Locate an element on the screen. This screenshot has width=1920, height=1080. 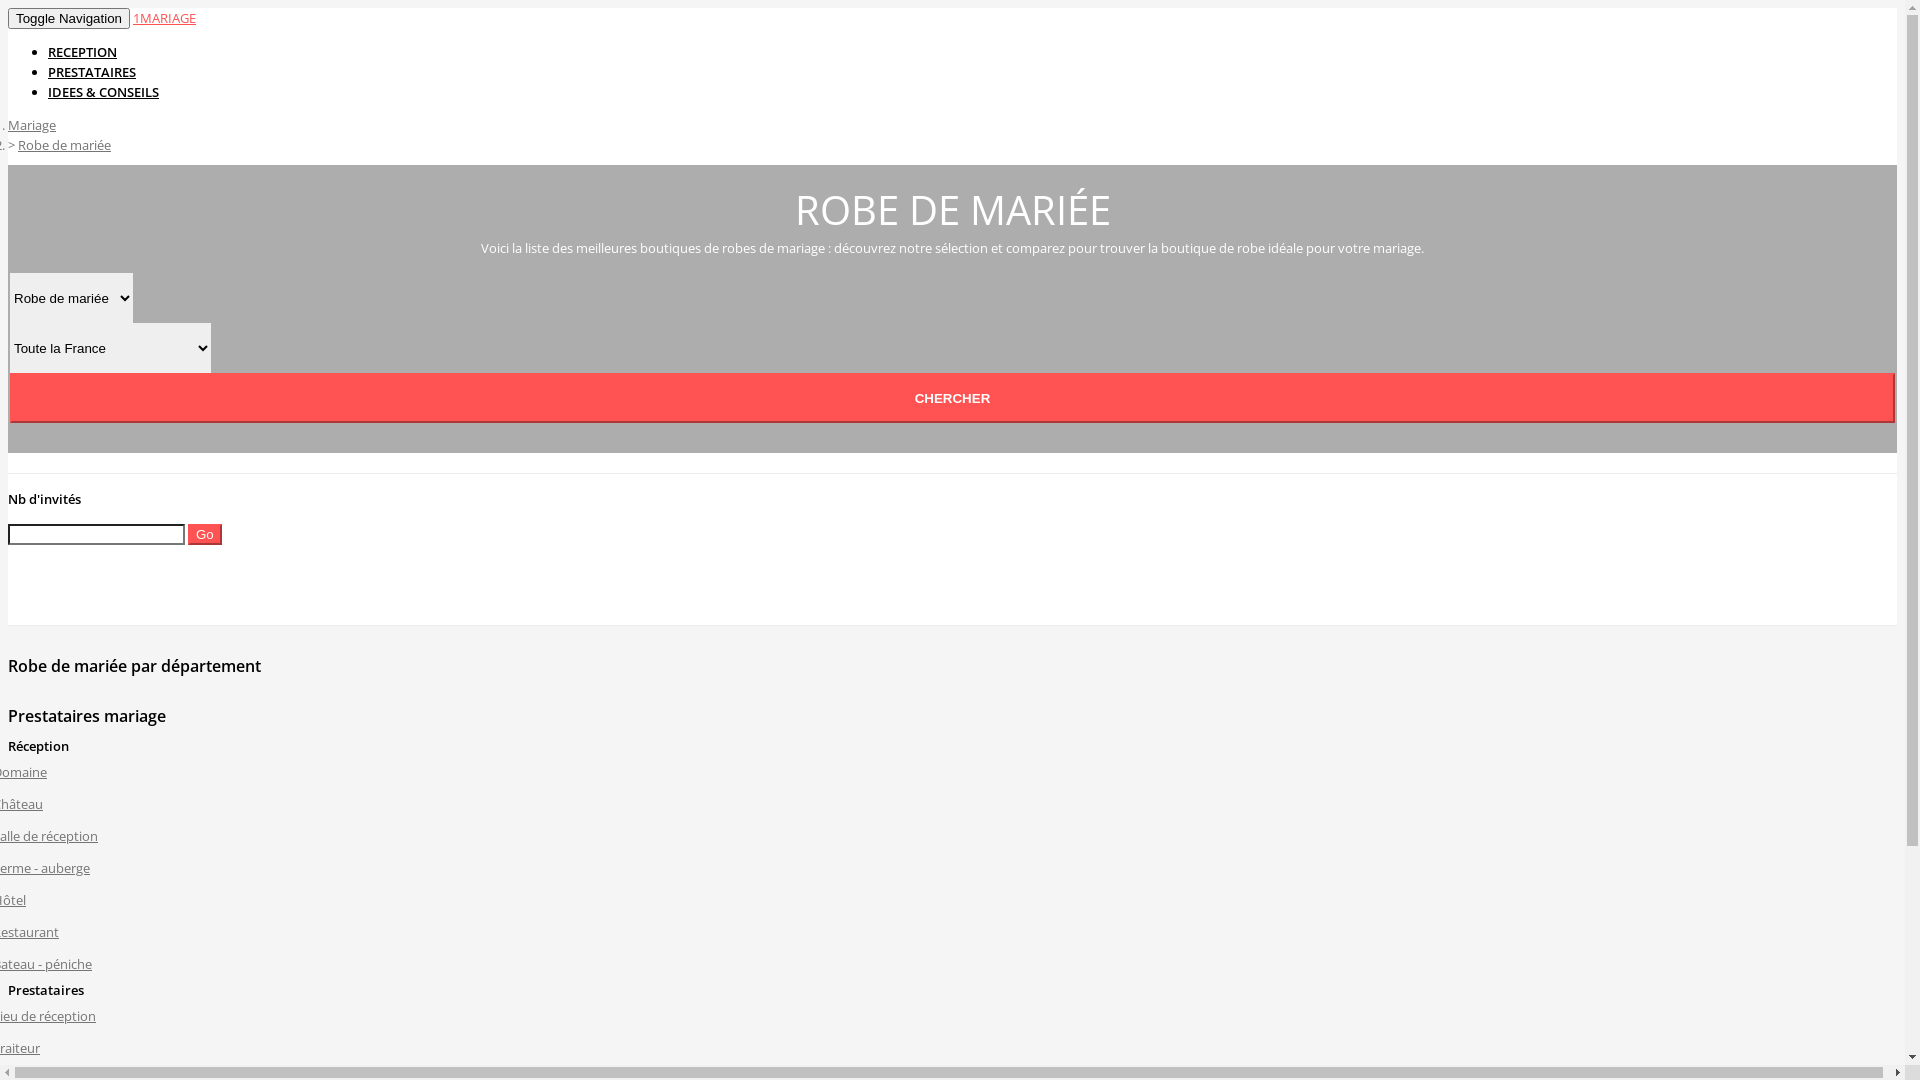
'Go' is located at coordinates (205, 533).